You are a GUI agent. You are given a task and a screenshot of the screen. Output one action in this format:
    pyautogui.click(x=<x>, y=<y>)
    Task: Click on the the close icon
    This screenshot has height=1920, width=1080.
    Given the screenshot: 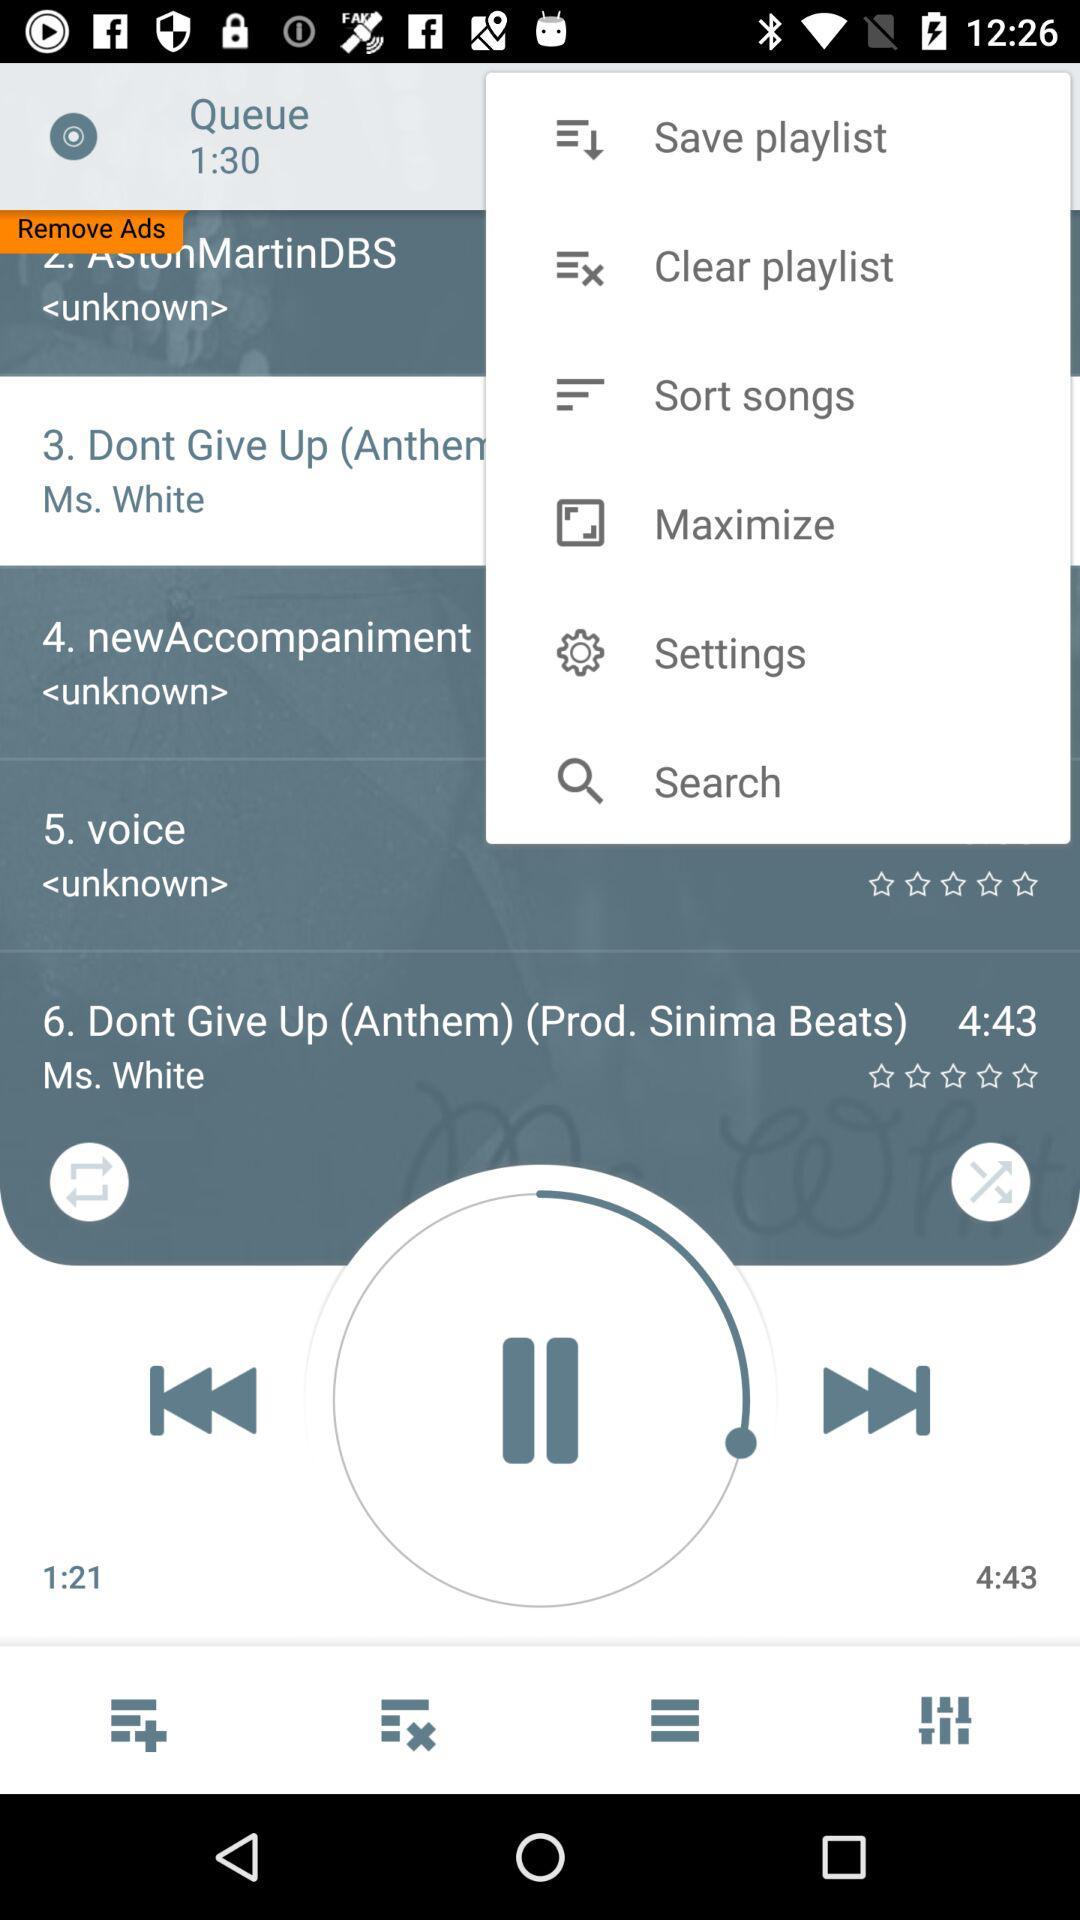 What is the action you would take?
    pyautogui.click(x=72, y=135)
    